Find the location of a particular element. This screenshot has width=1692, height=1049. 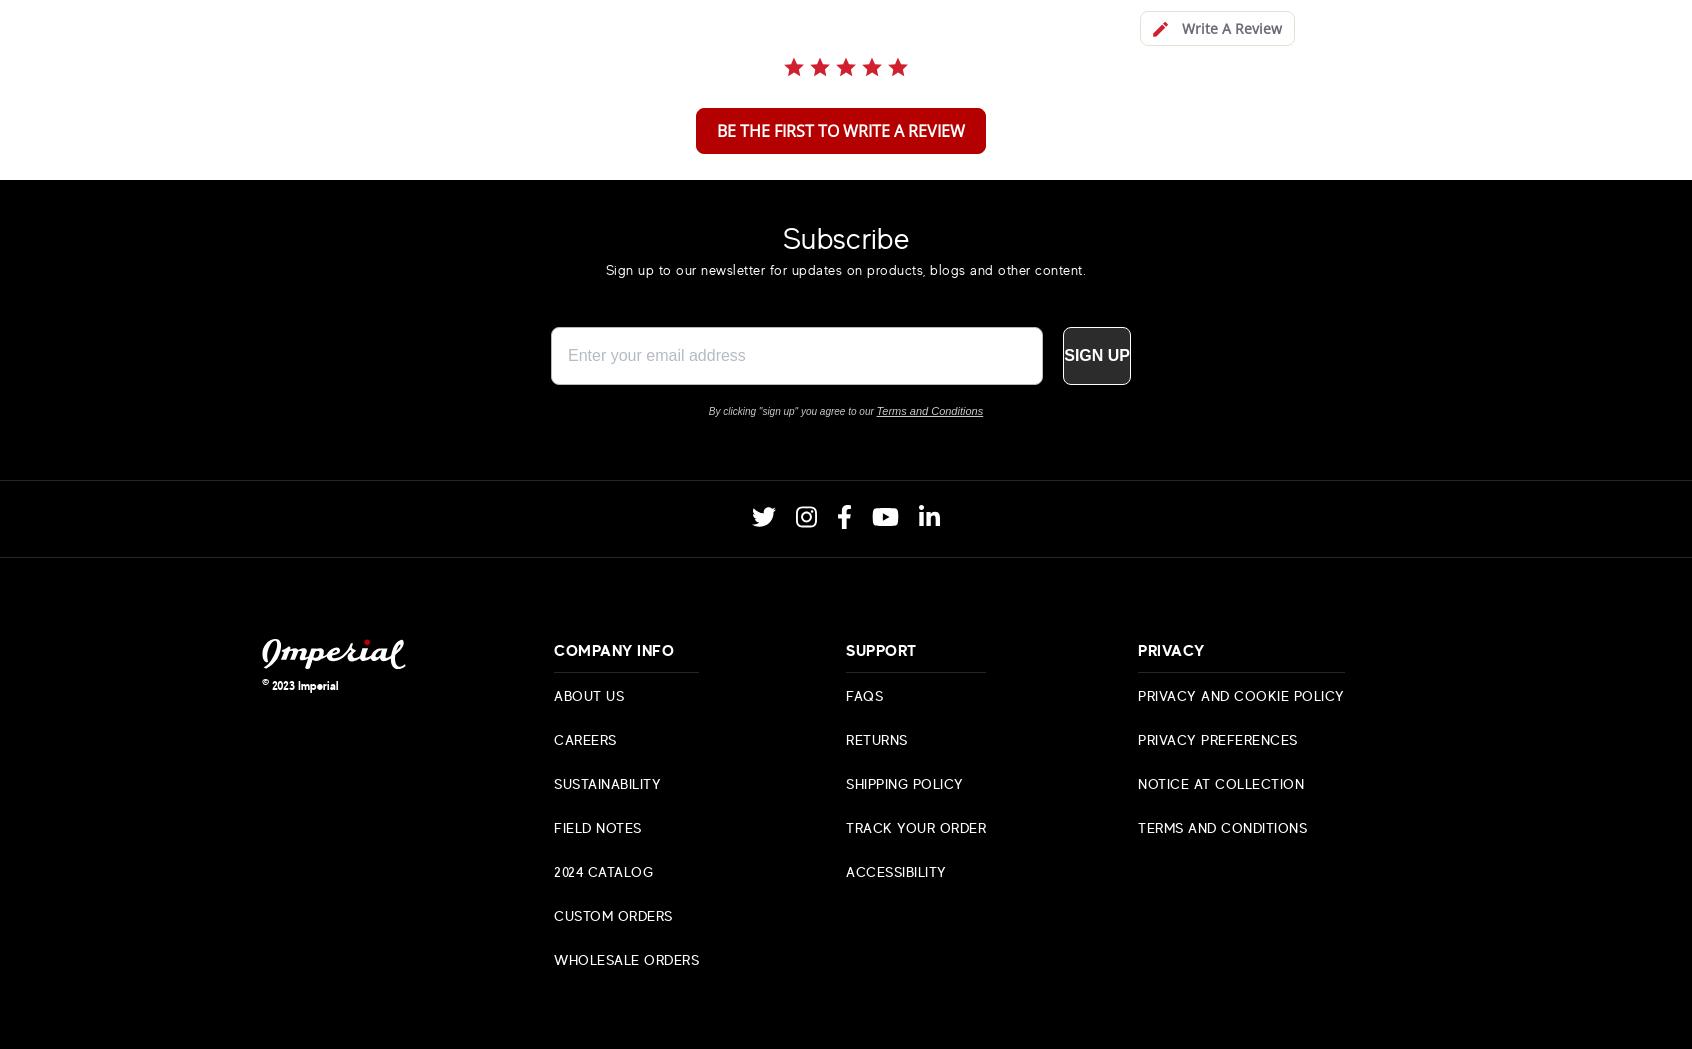

'Wholesale Orders' is located at coordinates (625, 958).